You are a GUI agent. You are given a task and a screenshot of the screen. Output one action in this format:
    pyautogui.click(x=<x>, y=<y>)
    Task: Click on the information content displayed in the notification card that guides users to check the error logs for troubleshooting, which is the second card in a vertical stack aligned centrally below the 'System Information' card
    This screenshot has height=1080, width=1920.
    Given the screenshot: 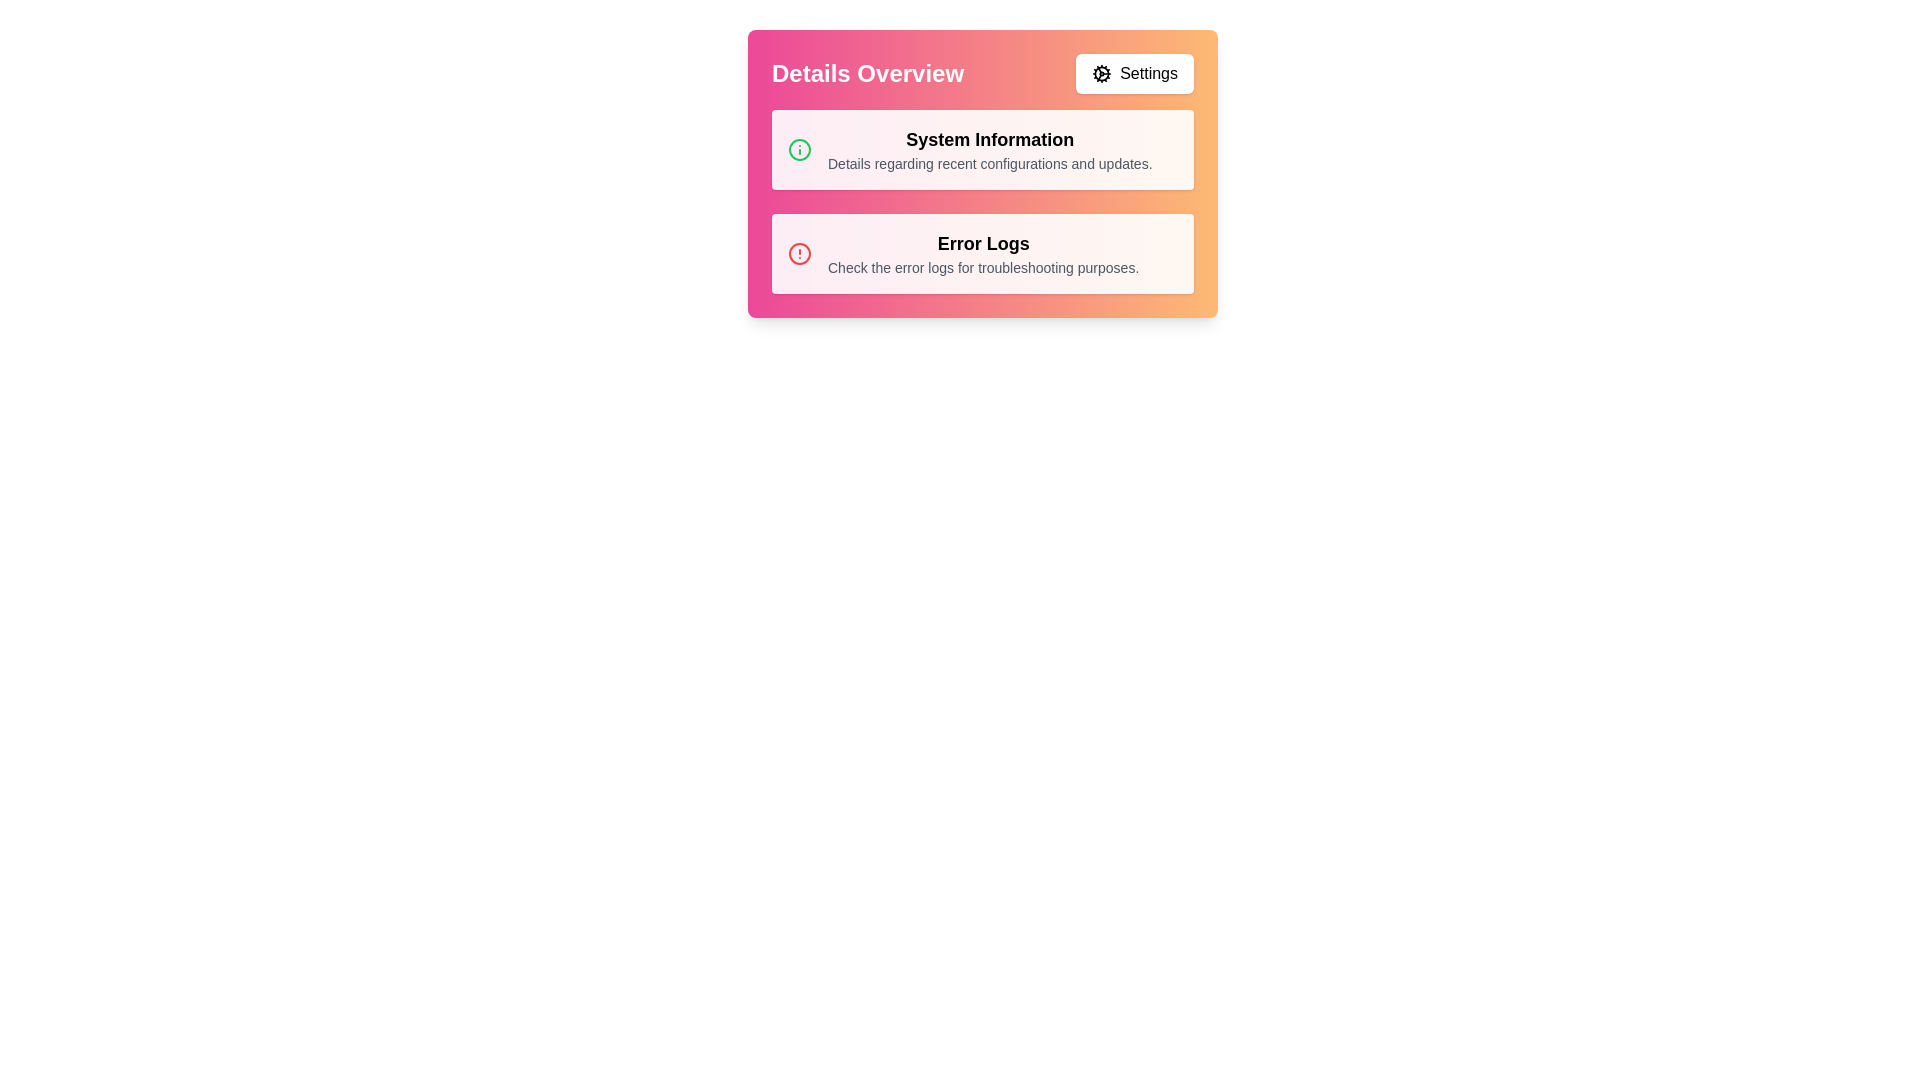 What is the action you would take?
    pyautogui.click(x=983, y=253)
    